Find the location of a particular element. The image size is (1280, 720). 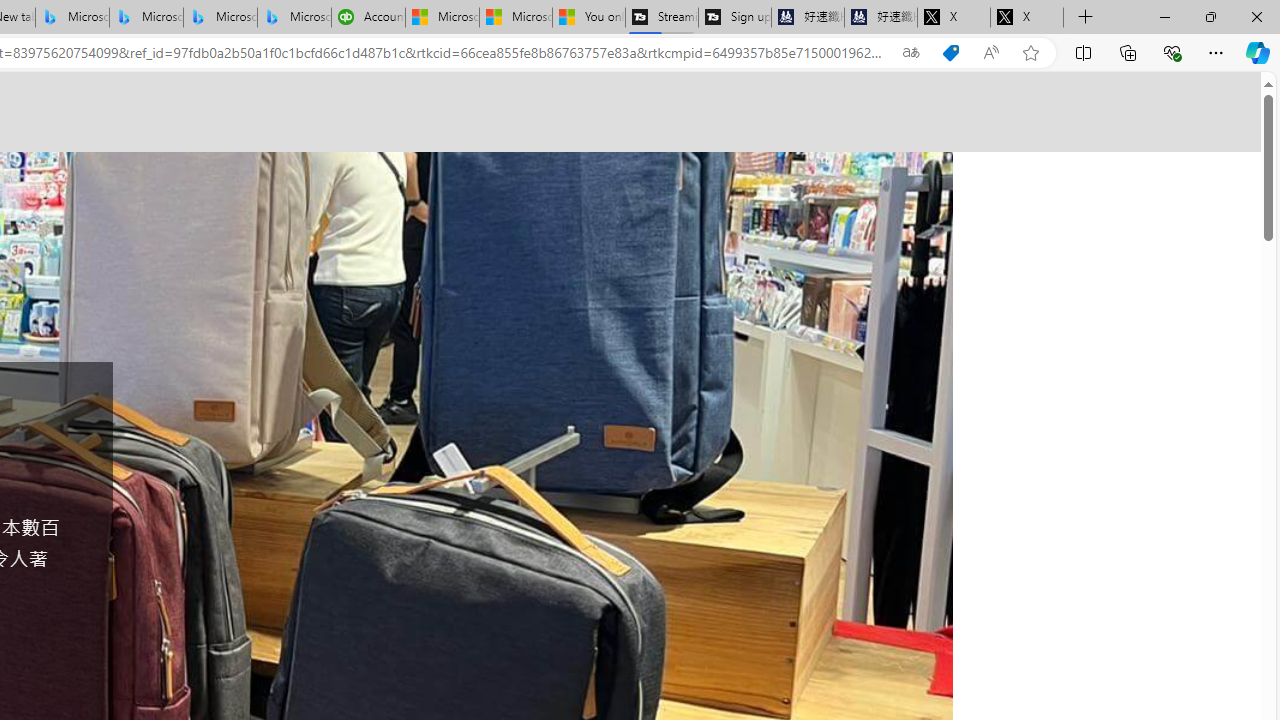

'Restore' is located at coordinates (1209, 16).